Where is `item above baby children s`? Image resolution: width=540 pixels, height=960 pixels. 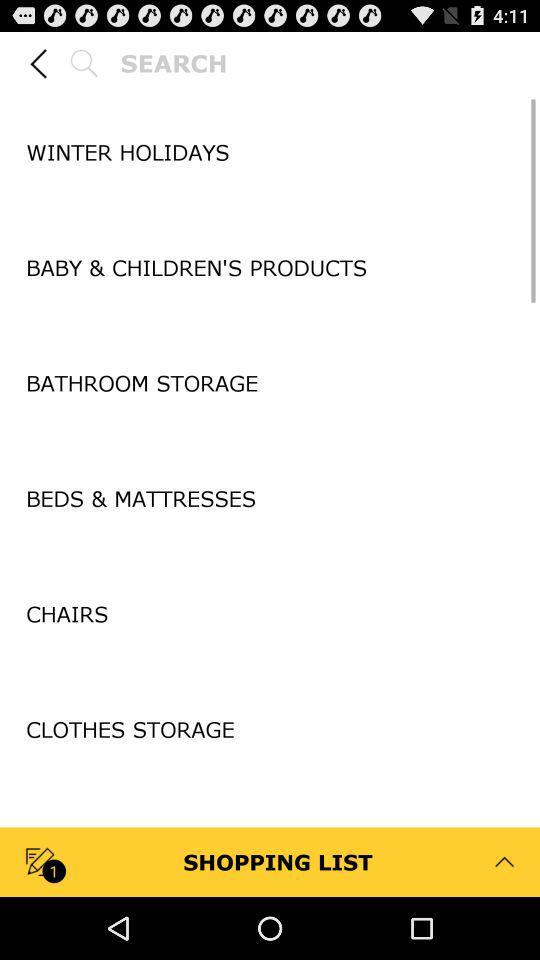 item above baby children s is located at coordinates (270, 210).